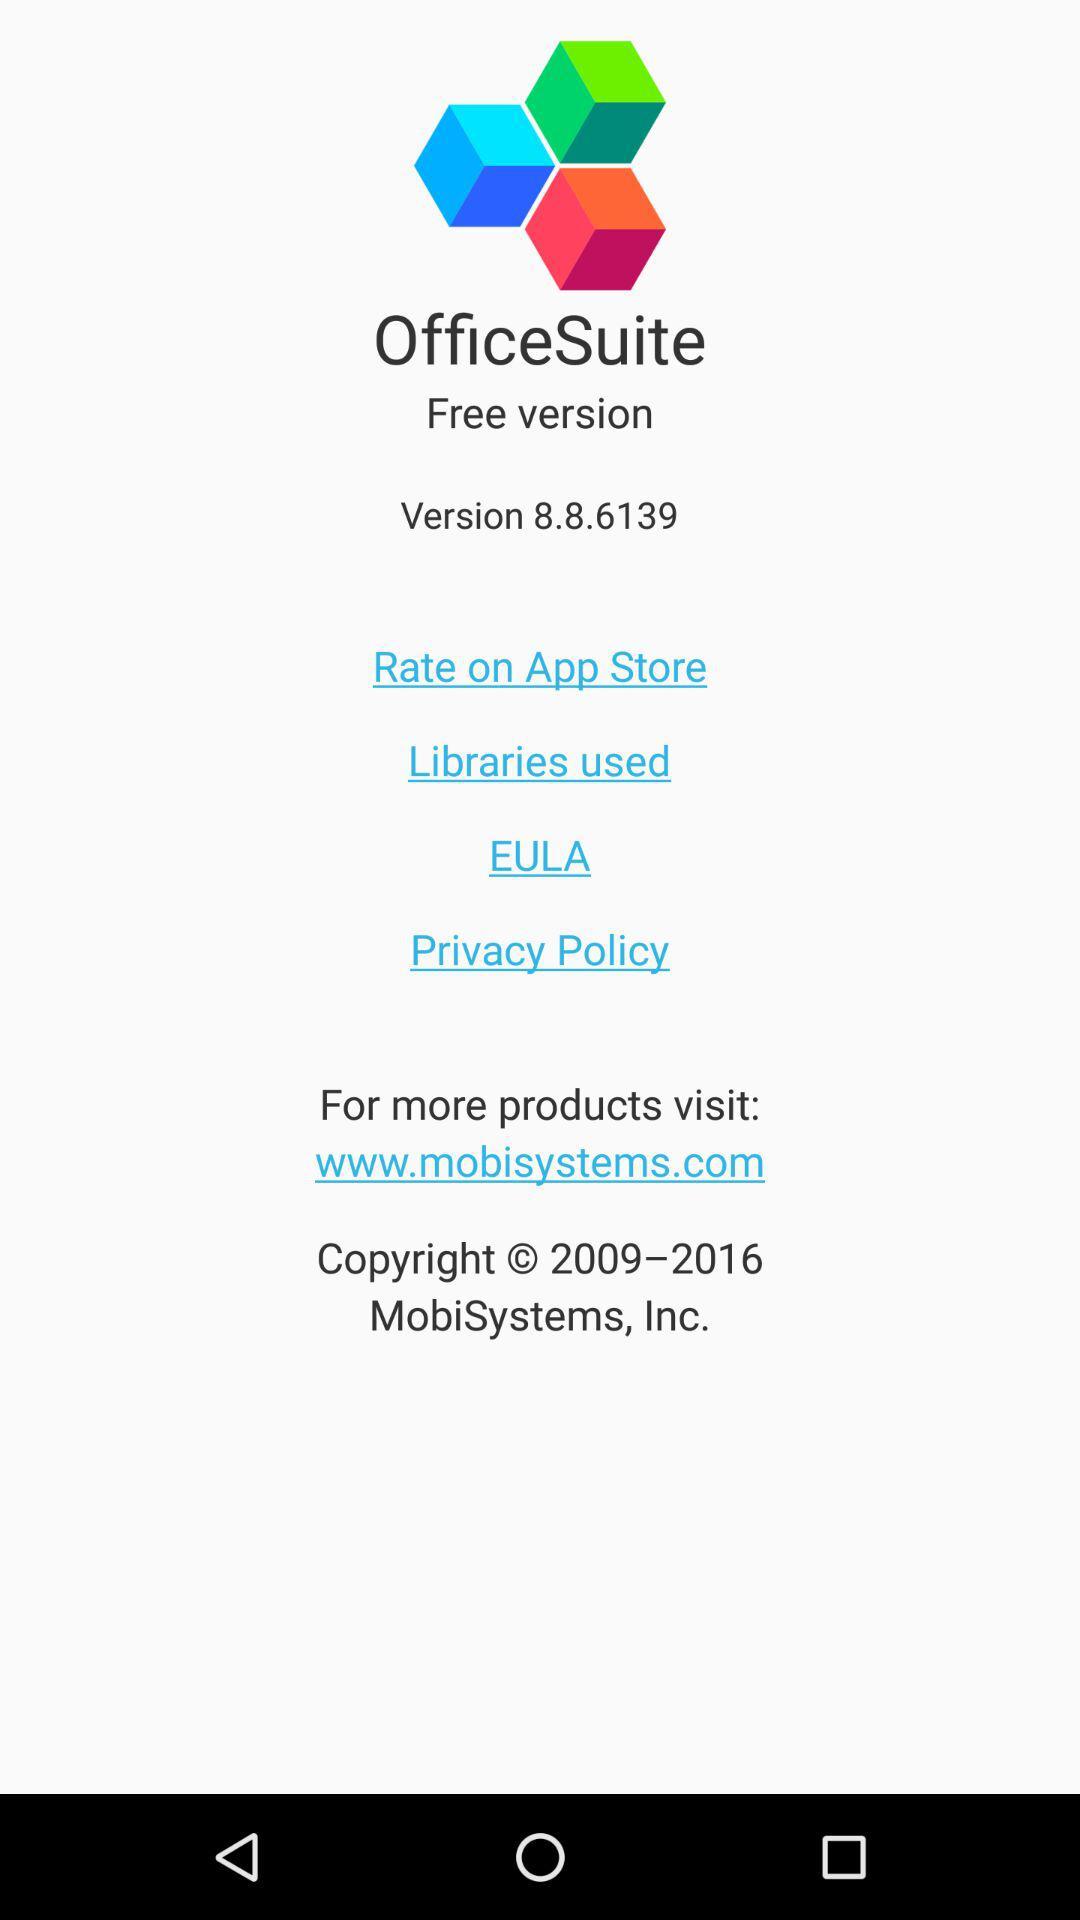  What do you see at coordinates (540, 948) in the screenshot?
I see `privacy policy` at bounding box center [540, 948].